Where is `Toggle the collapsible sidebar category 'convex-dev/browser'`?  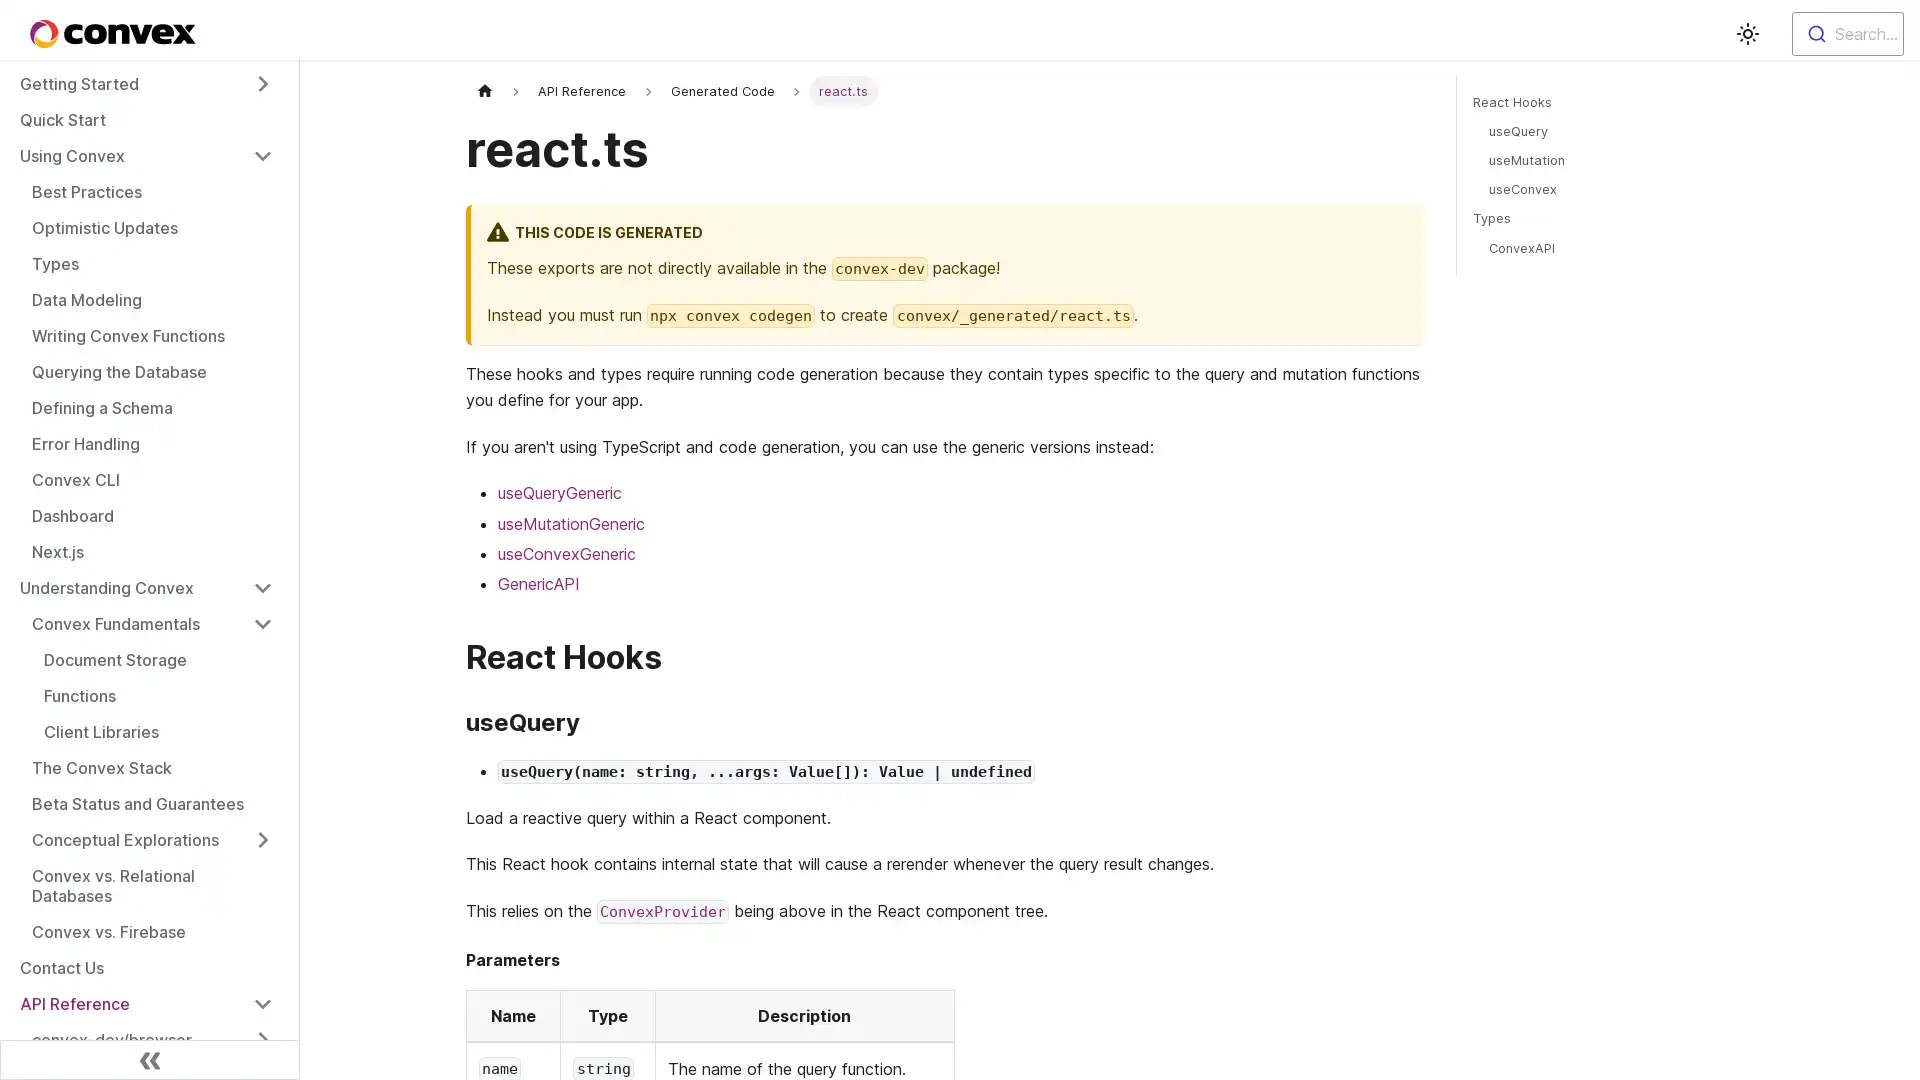
Toggle the collapsible sidebar category 'convex-dev/browser' is located at coordinates (262, 1039).